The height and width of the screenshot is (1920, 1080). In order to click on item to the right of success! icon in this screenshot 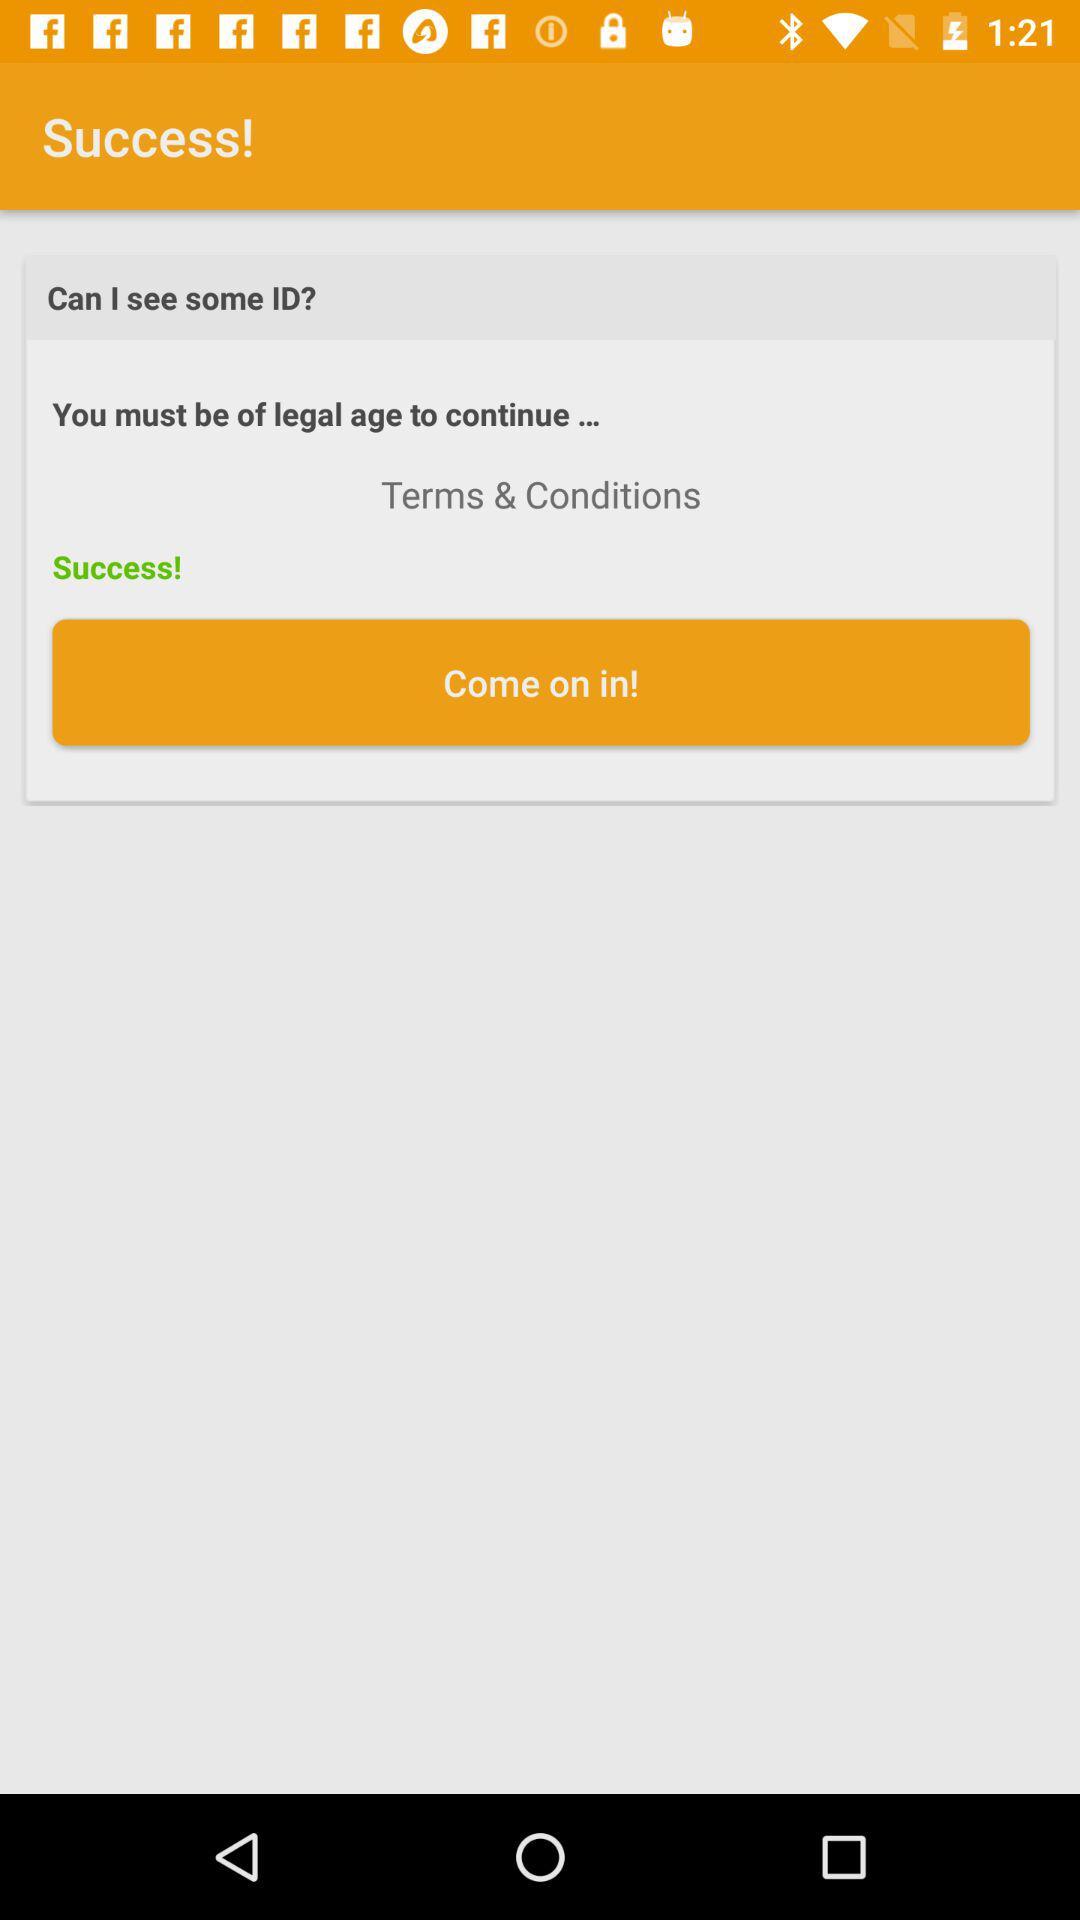, I will do `click(541, 494)`.